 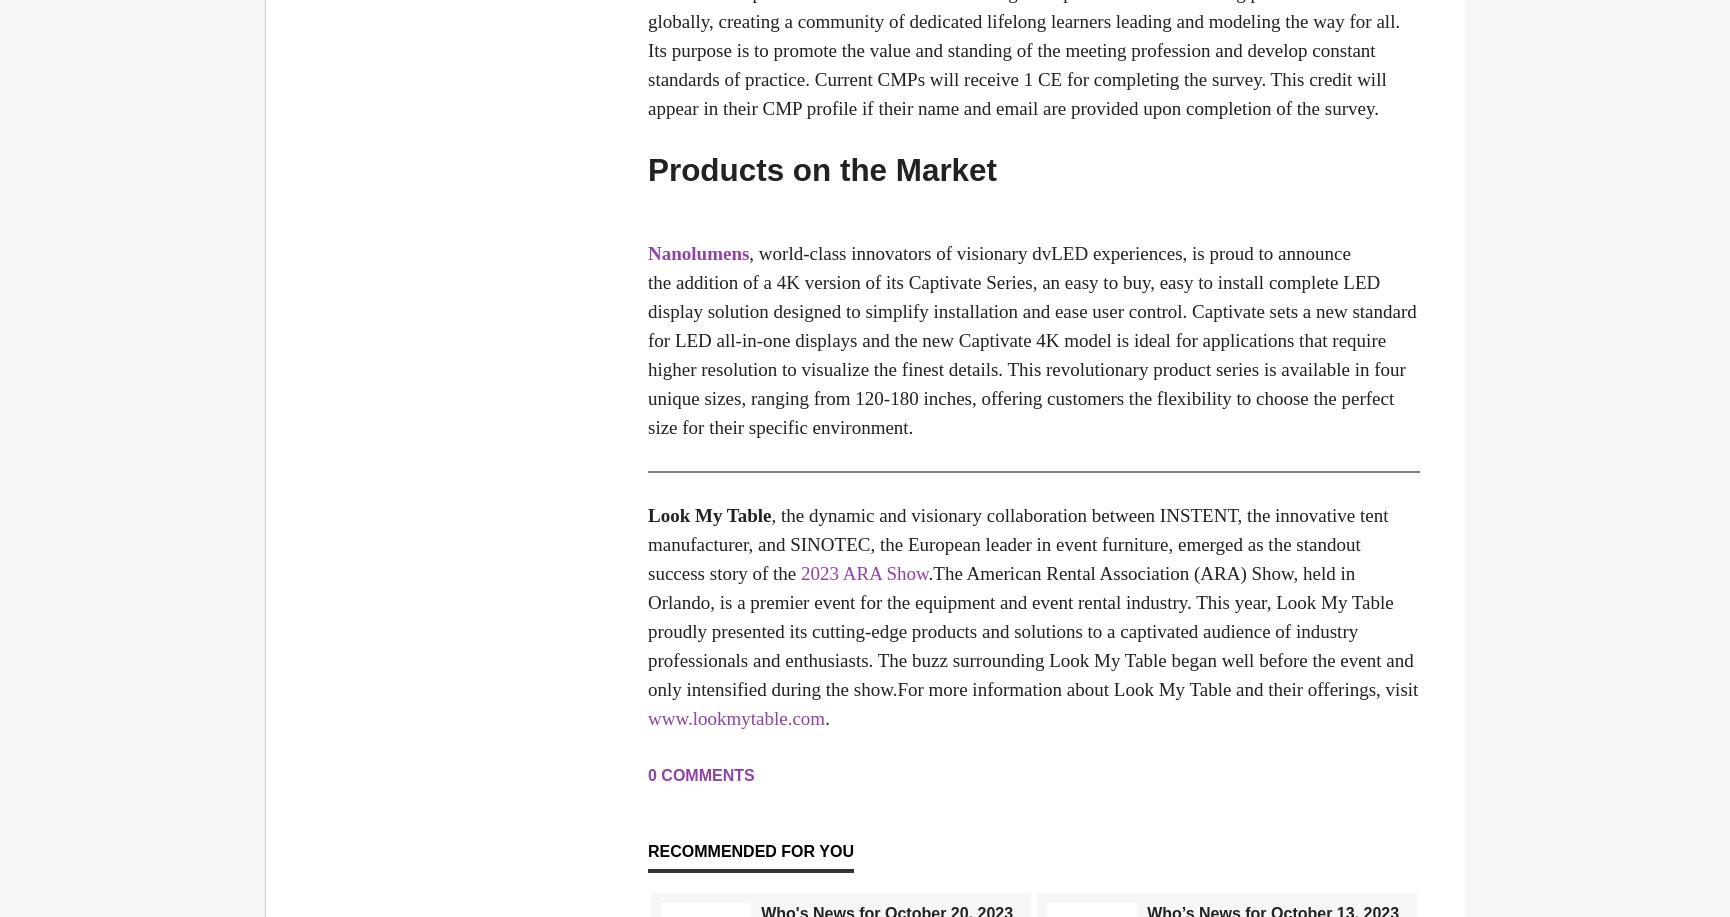 I want to click on 'Look My Table', so click(x=709, y=514).